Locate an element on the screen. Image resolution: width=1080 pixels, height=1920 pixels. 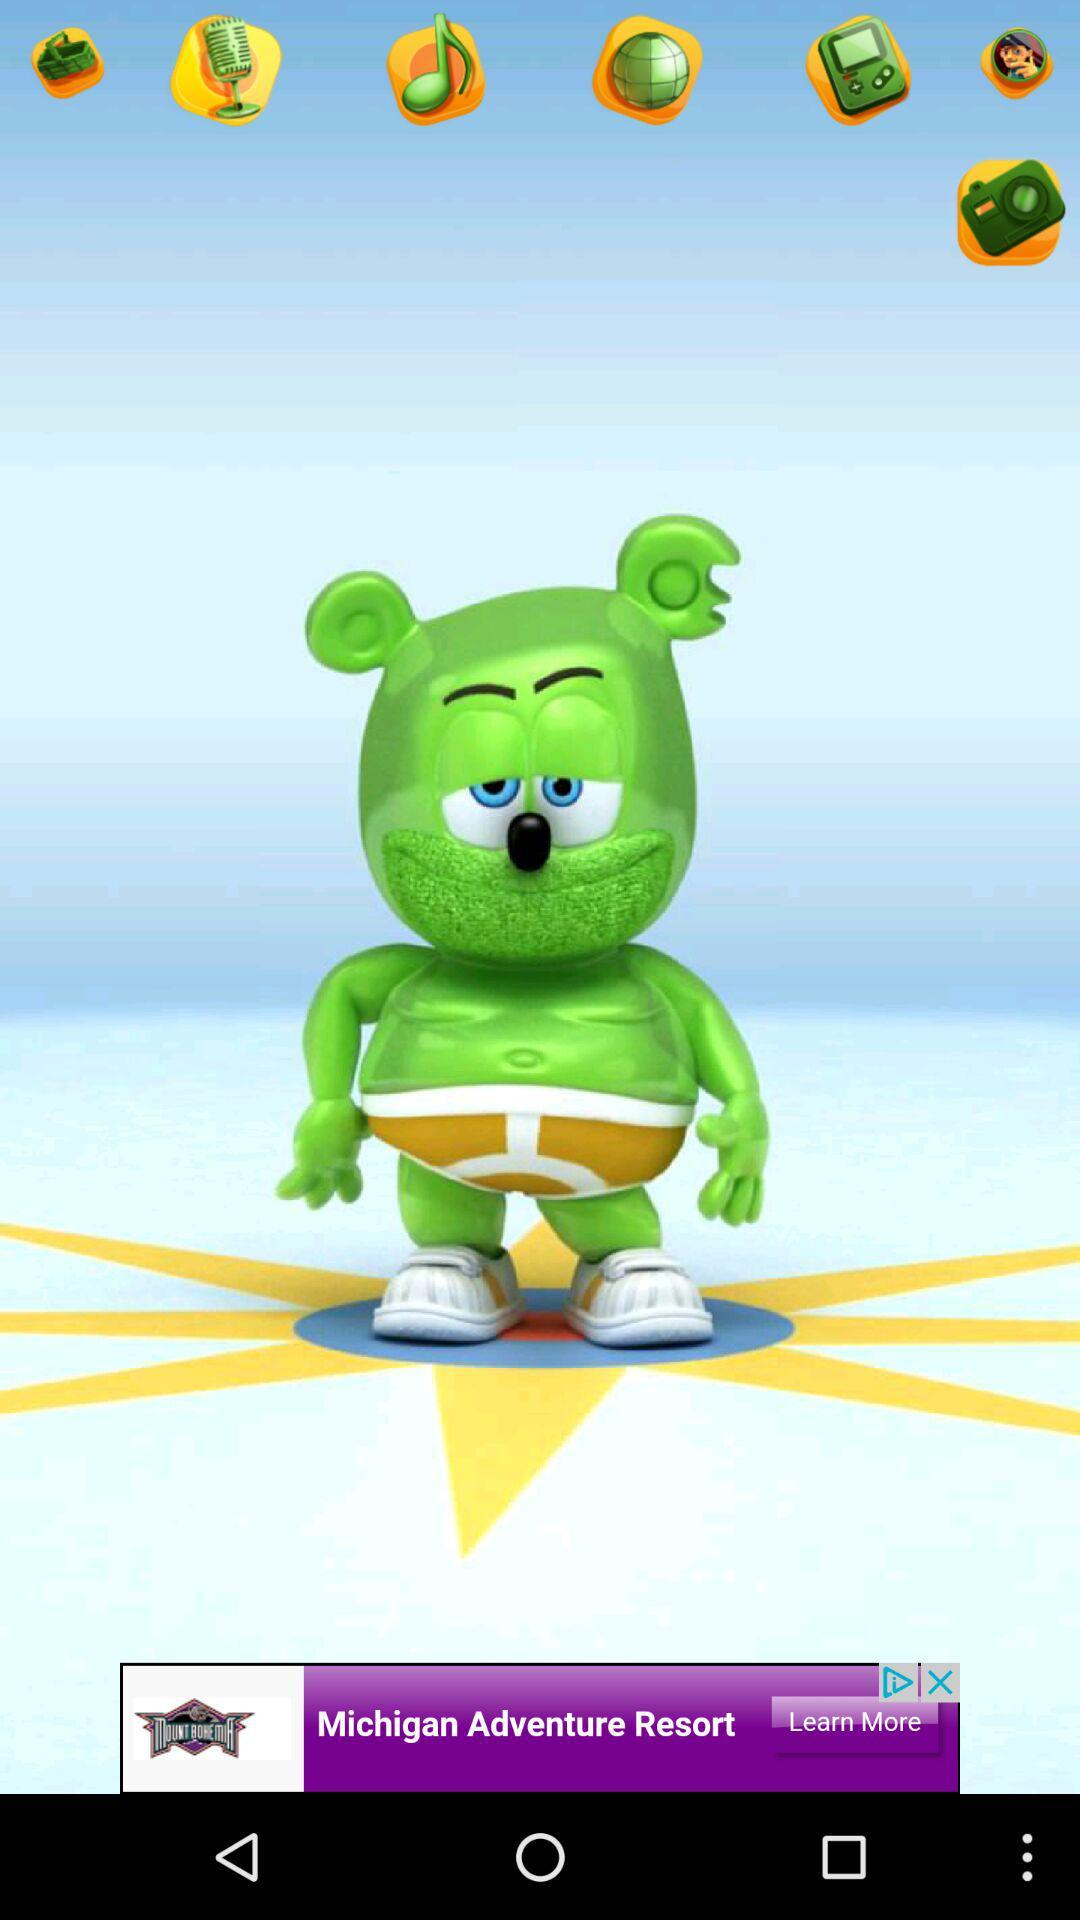
the photo icon is located at coordinates (1007, 231).